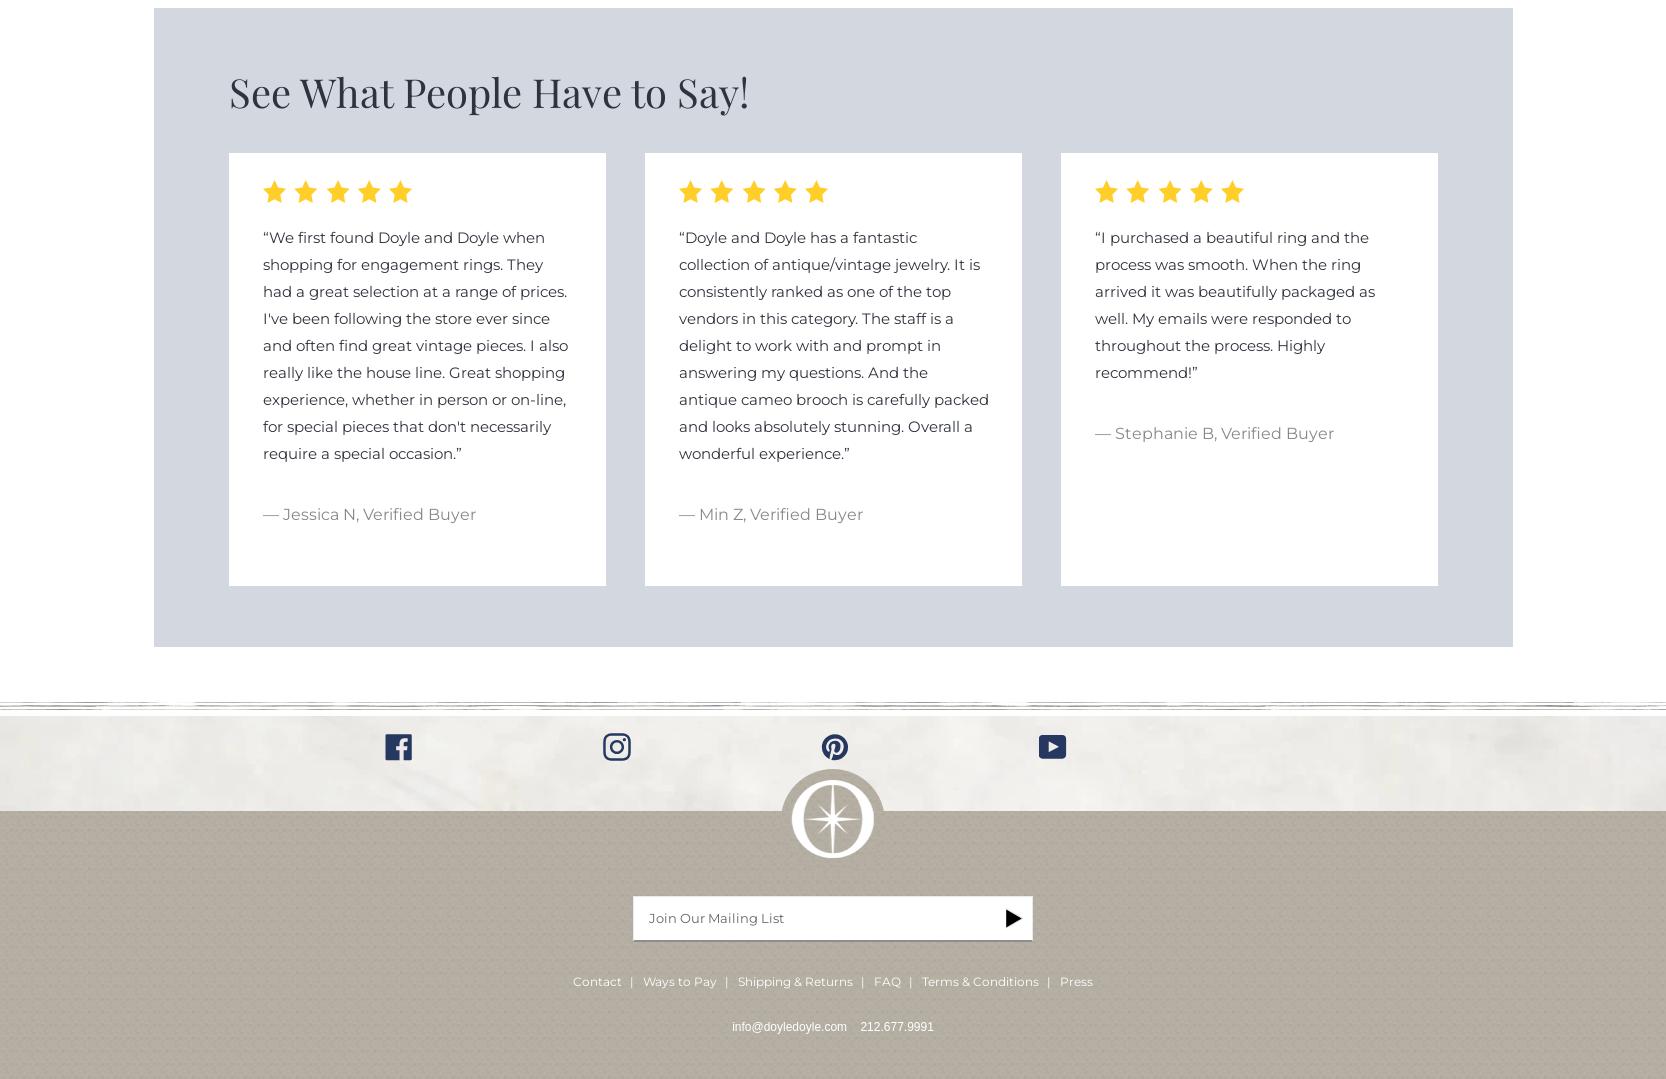 This screenshot has height=1079, width=1666. I want to click on 'Contact', so click(571, 980).